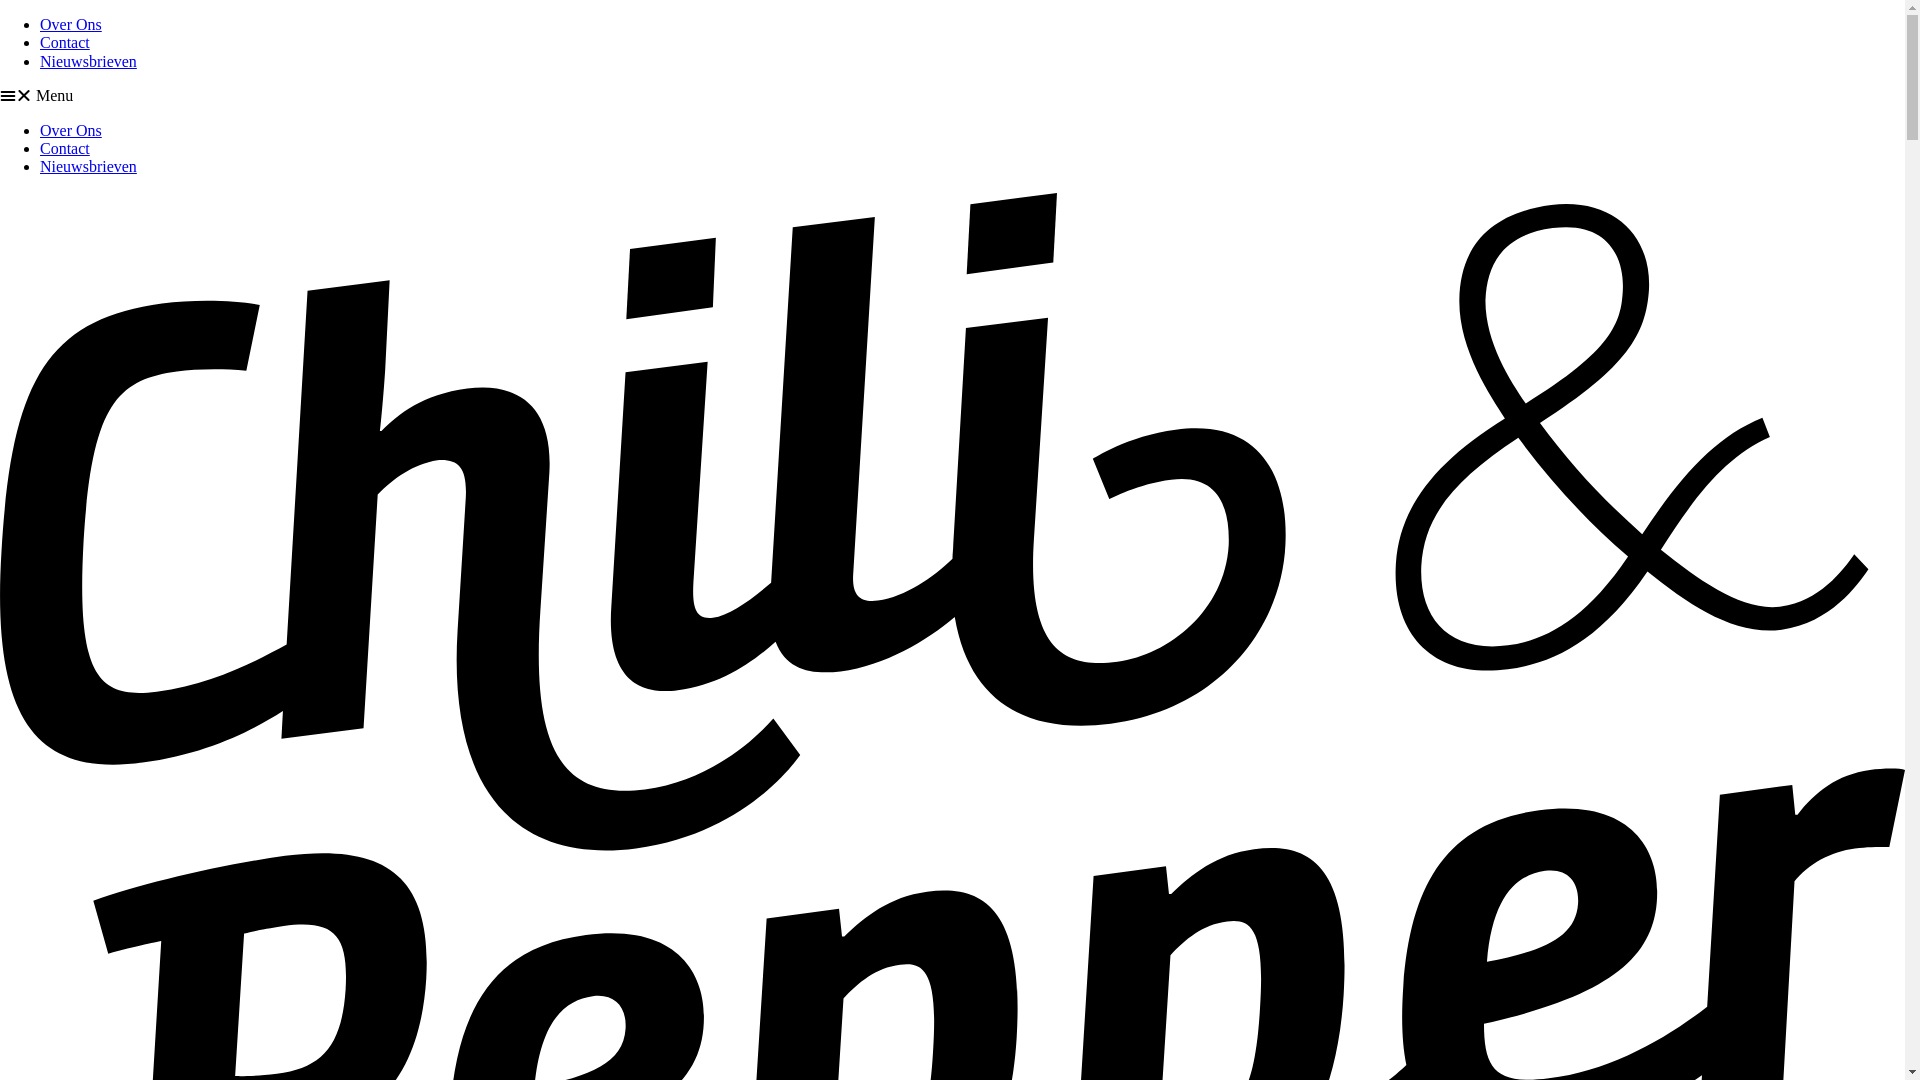 Image resolution: width=1920 pixels, height=1080 pixels. I want to click on 'Nieuwsbrieven', so click(87, 60).